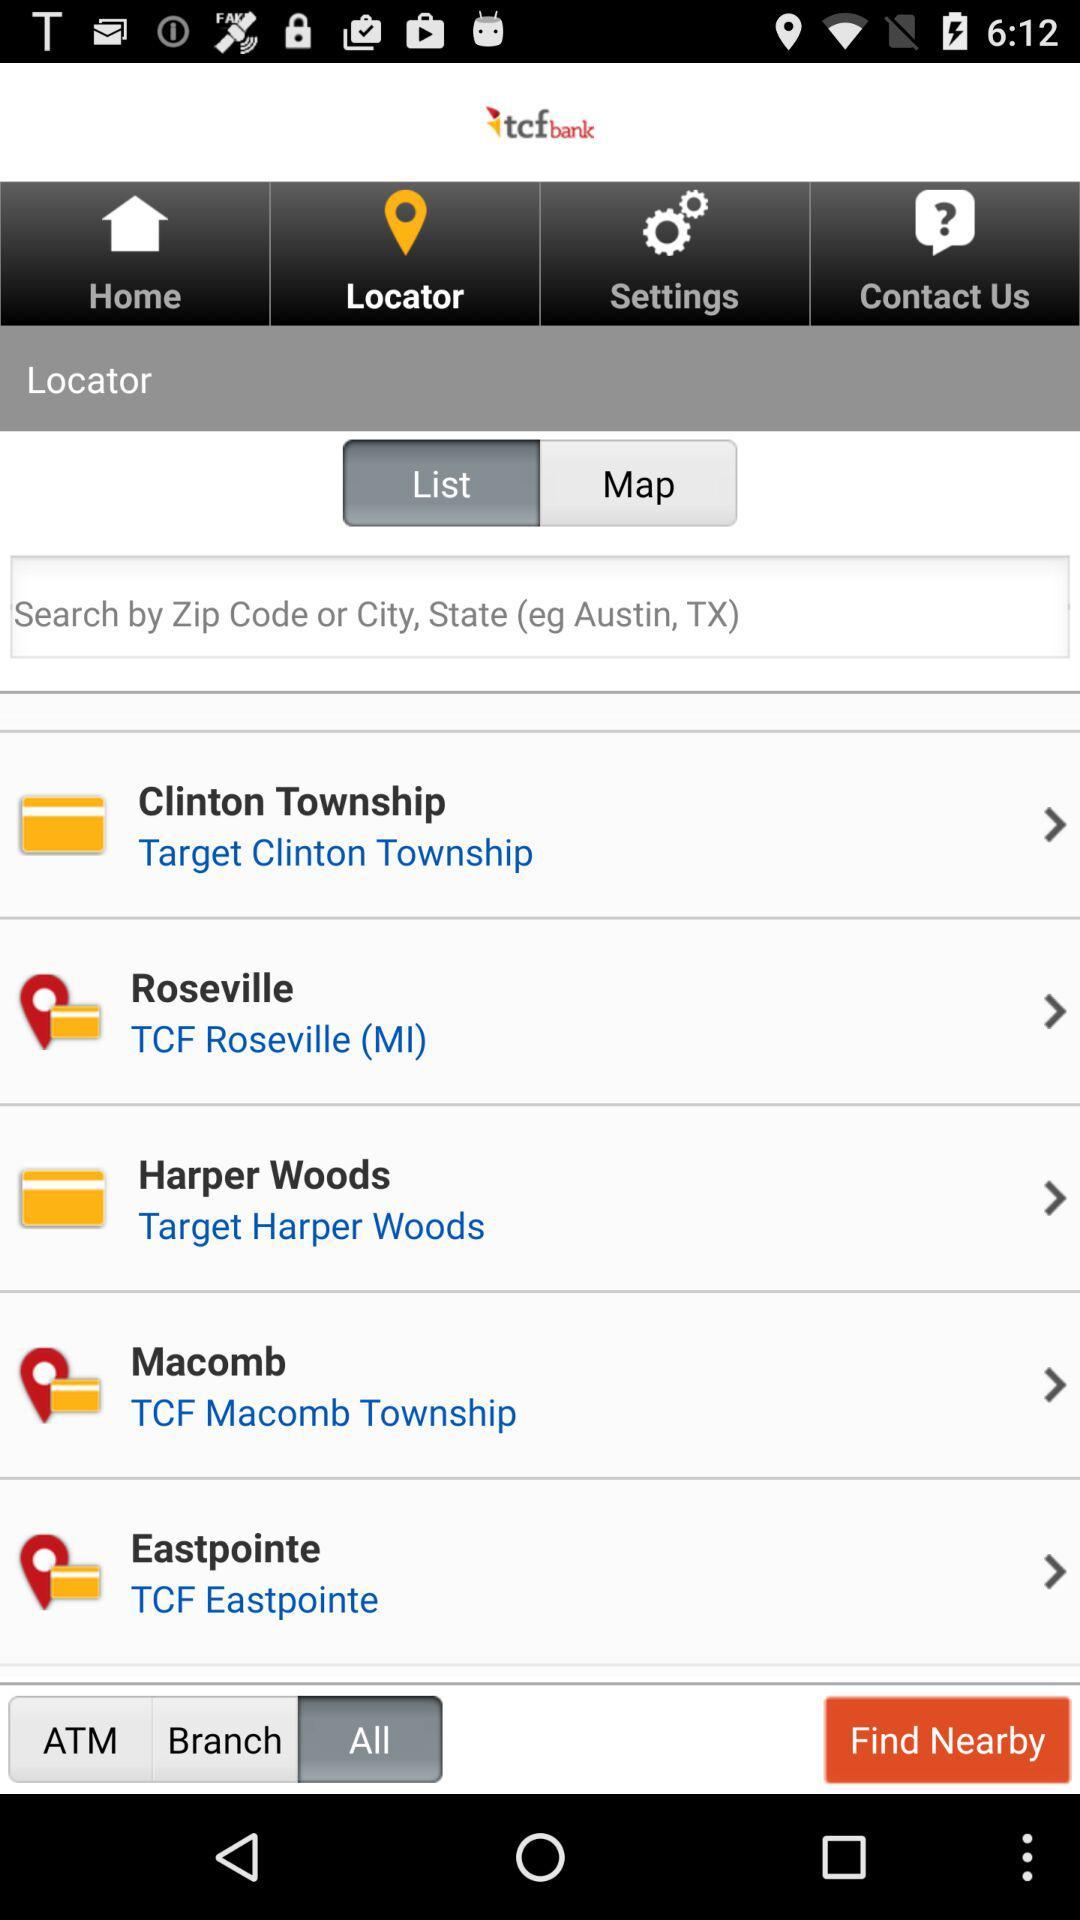 The width and height of the screenshot is (1080, 1920). What do you see at coordinates (638, 483) in the screenshot?
I see `item next to list radio button` at bounding box center [638, 483].